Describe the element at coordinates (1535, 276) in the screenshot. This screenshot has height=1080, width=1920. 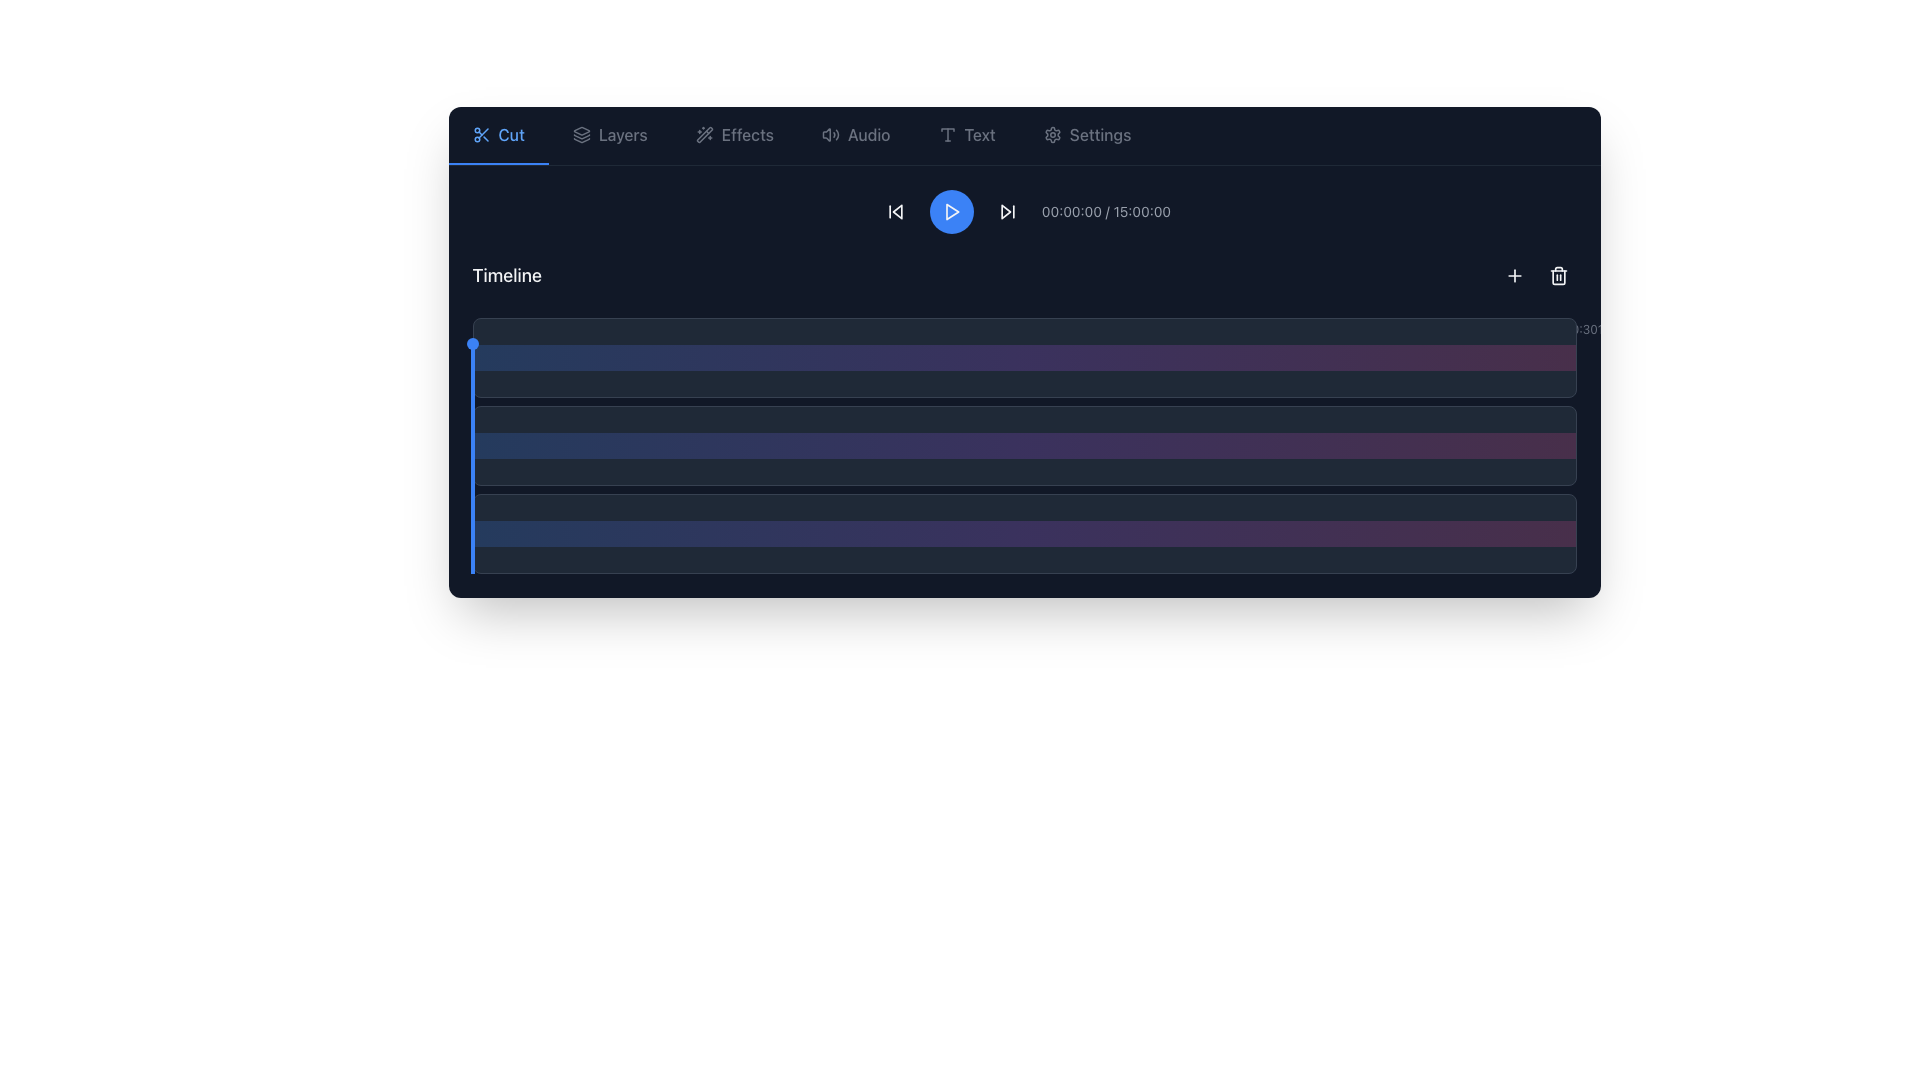
I see `the toolbar located in the top-right corner of the interface, which contains two buttons: a plus sign for adding items and a trash can for deletion` at that location.